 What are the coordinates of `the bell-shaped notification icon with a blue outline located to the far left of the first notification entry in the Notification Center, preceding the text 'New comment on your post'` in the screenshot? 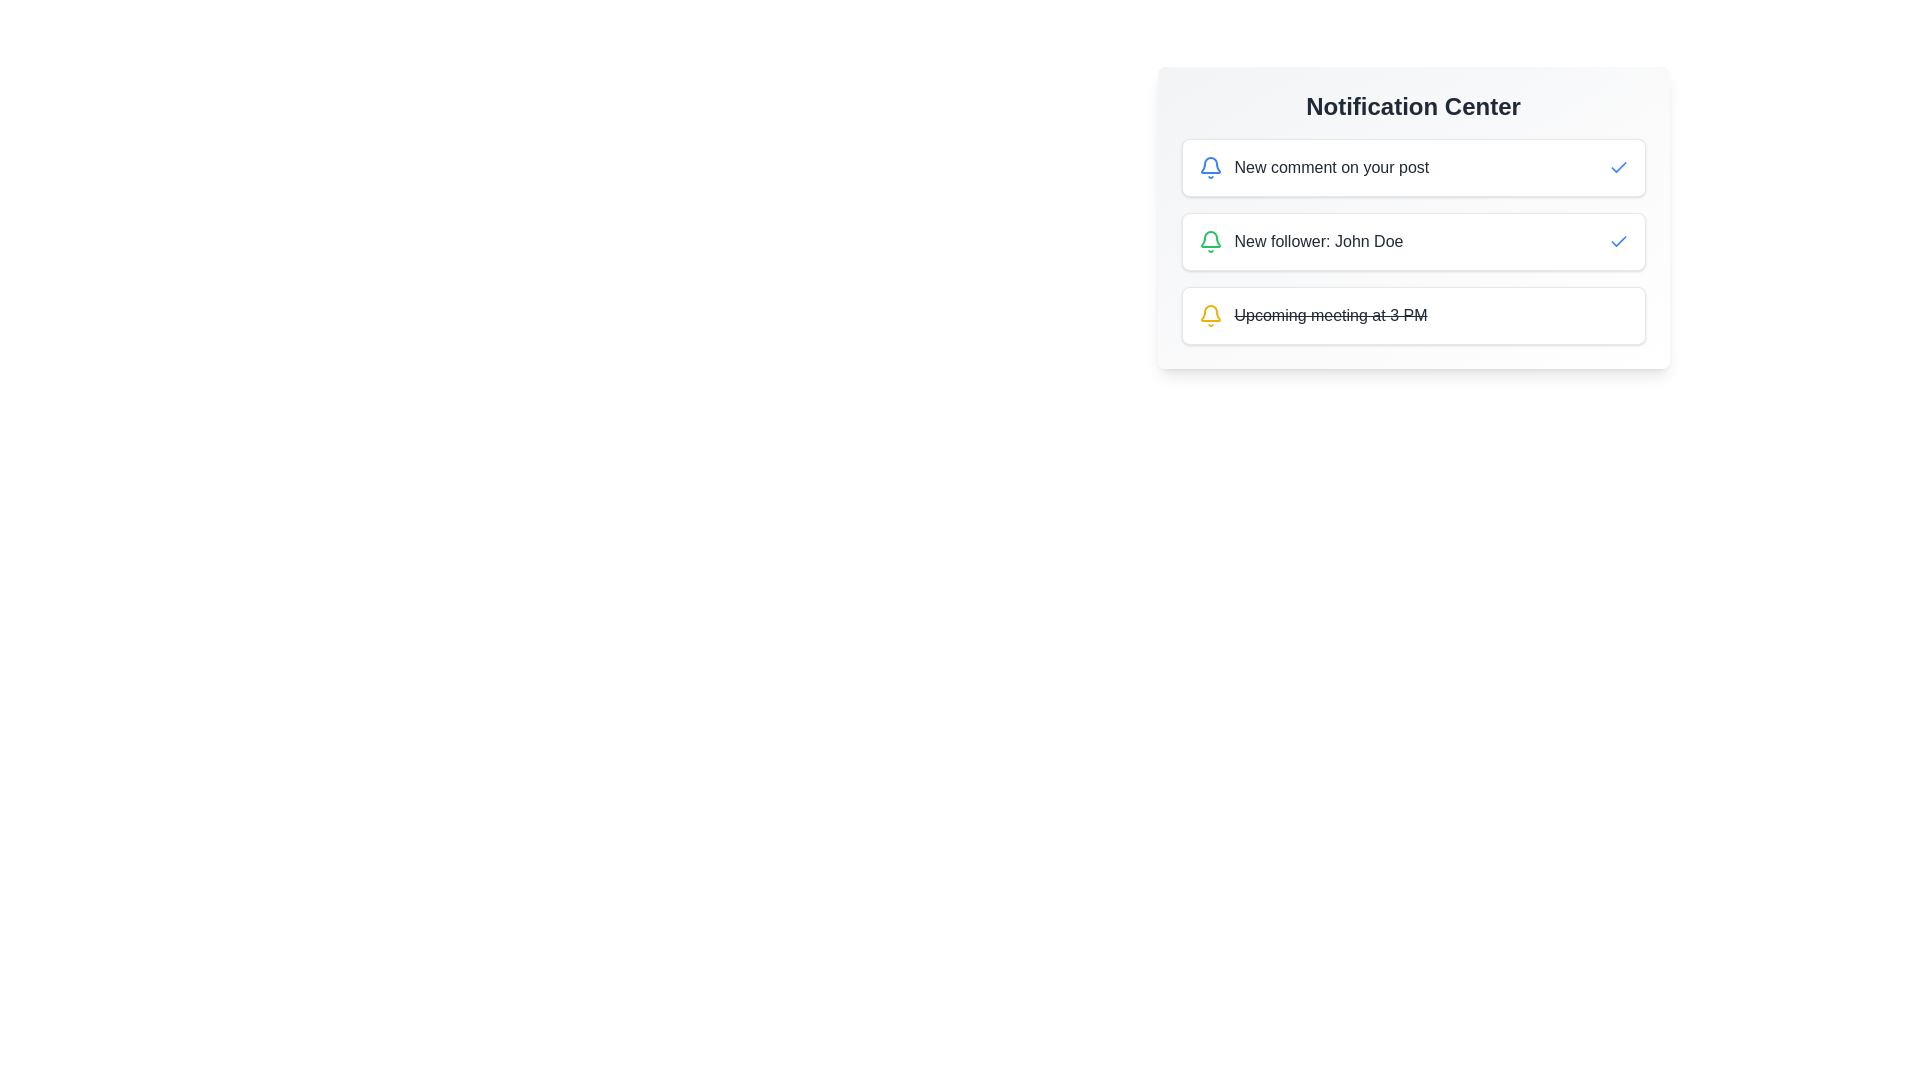 It's located at (1209, 167).